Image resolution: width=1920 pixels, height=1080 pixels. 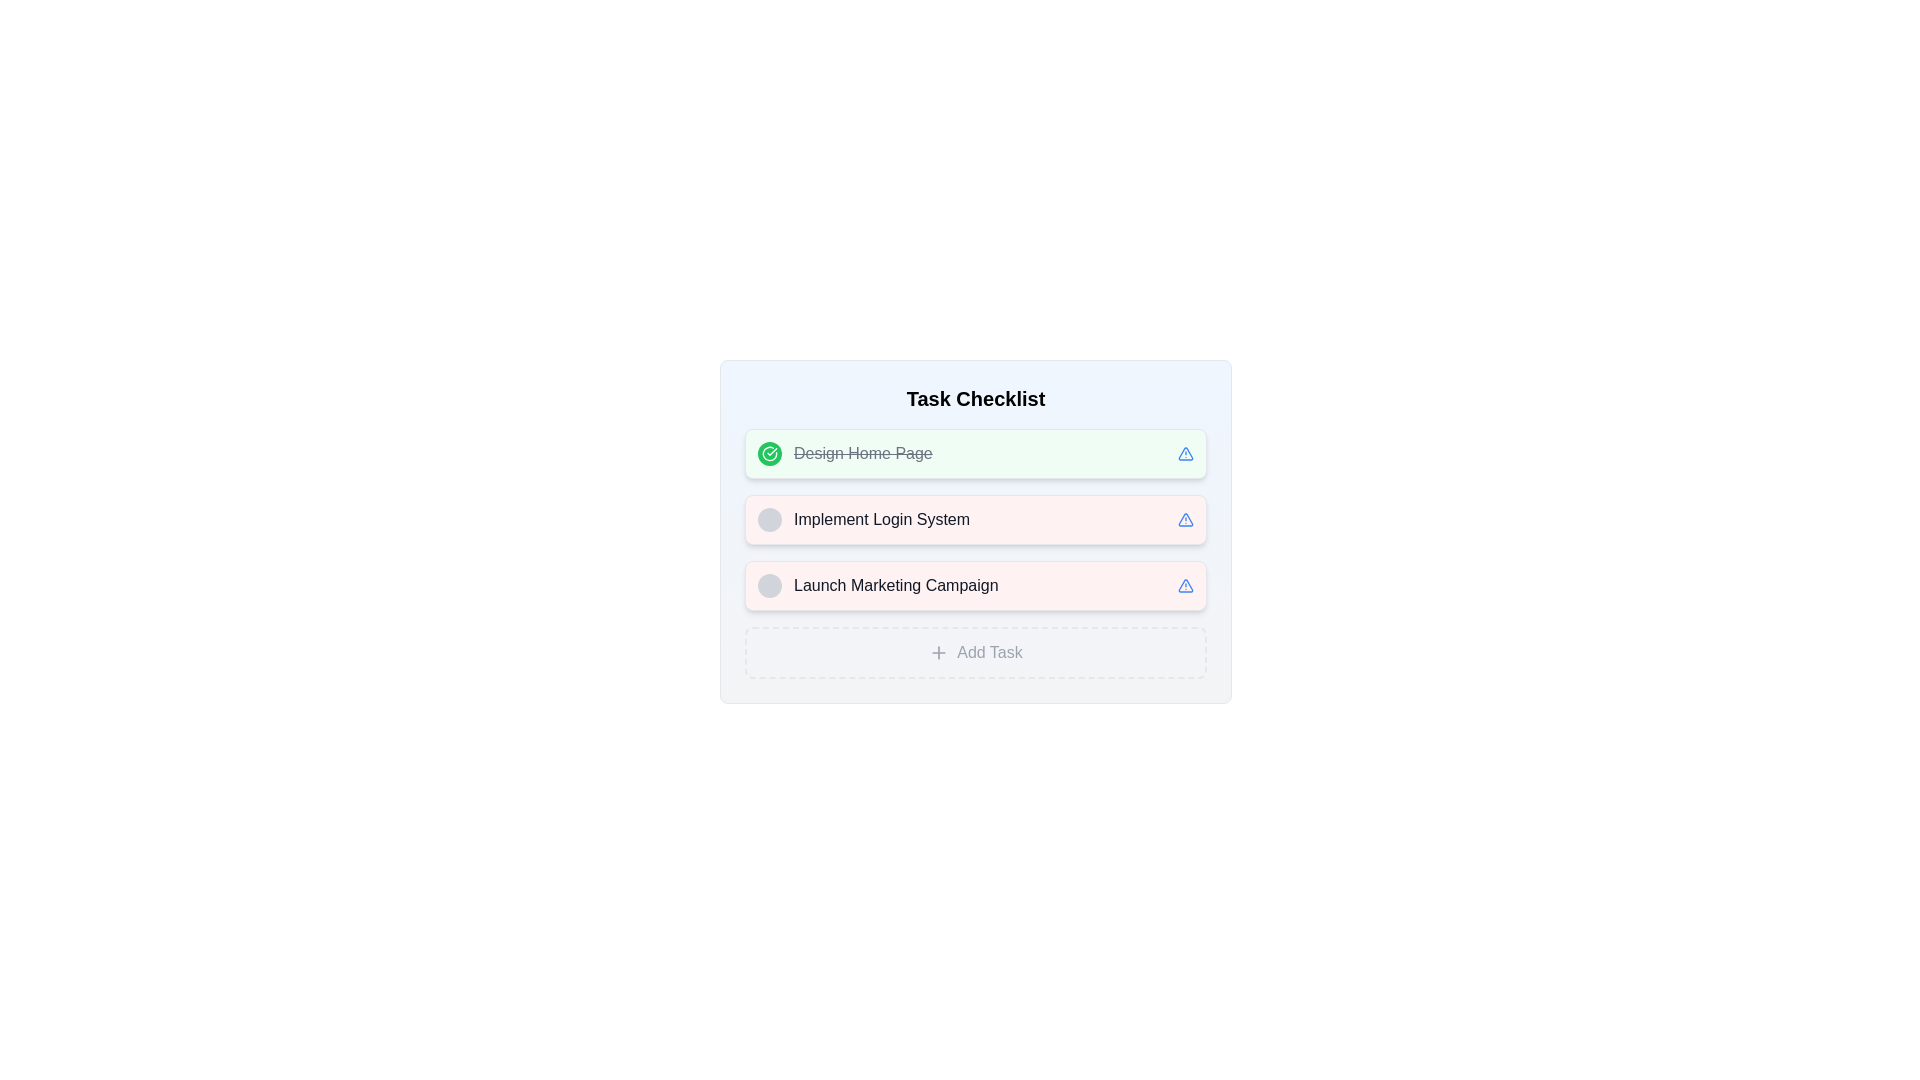 I want to click on the circular button with a gray background located to the left of the 'Implement Login System' text in the second row of the checklist interface, so click(x=768, y=519).